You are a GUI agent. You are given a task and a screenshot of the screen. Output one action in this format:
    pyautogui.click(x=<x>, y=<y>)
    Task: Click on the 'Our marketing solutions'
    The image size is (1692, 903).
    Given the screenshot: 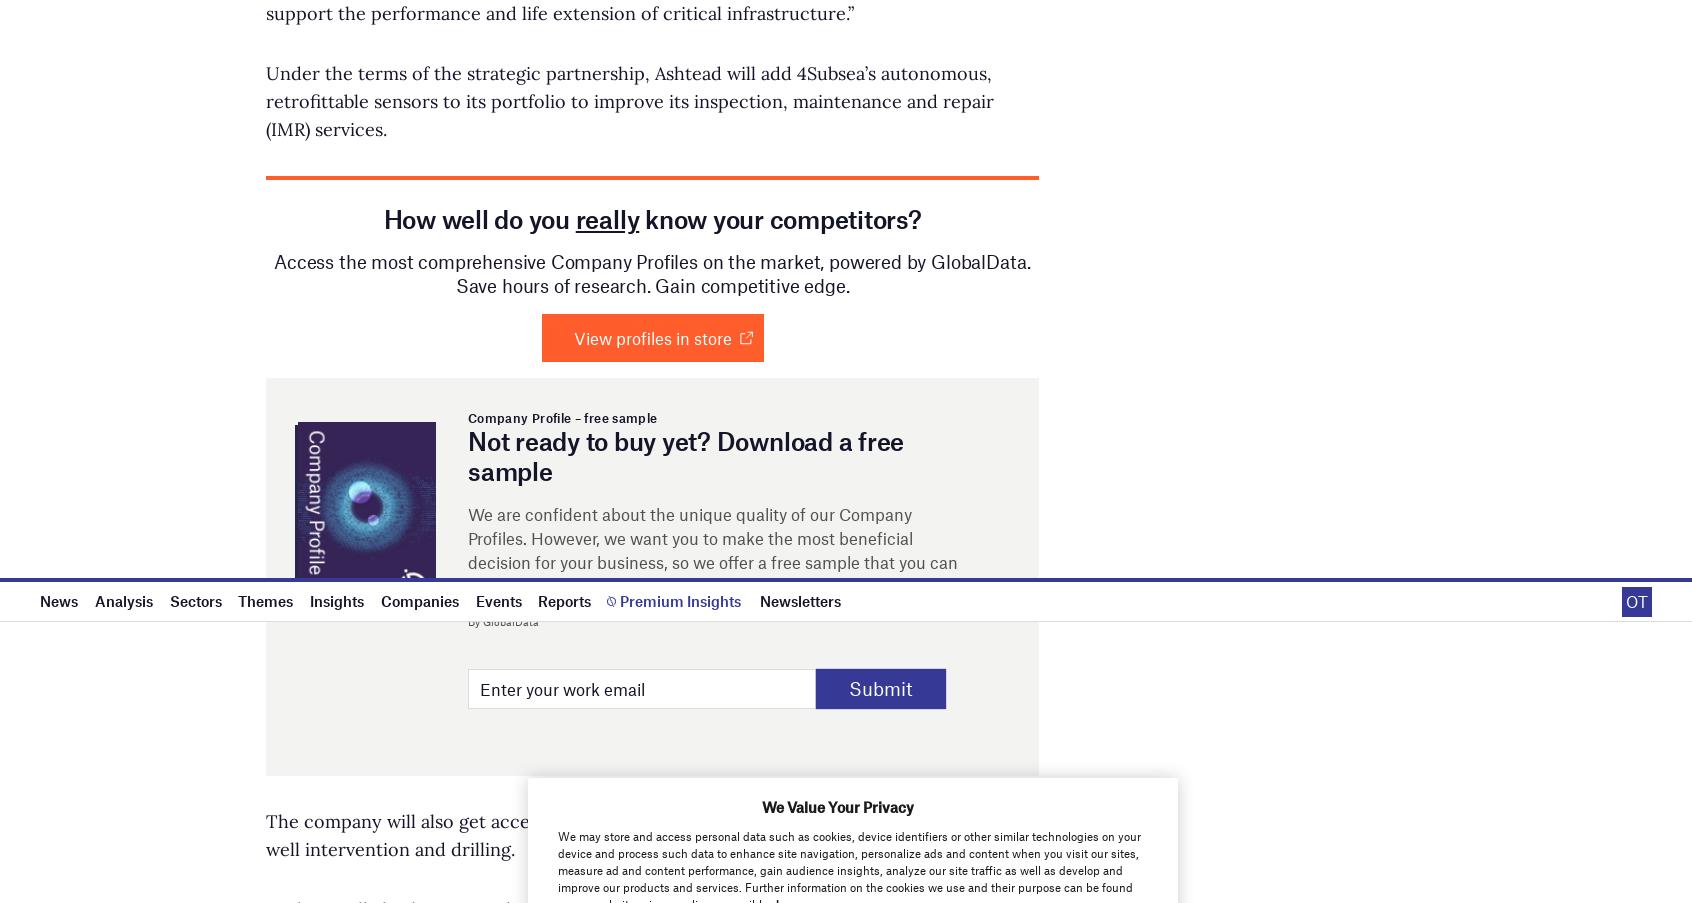 What is the action you would take?
    pyautogui.click(x=986, y=189)
    